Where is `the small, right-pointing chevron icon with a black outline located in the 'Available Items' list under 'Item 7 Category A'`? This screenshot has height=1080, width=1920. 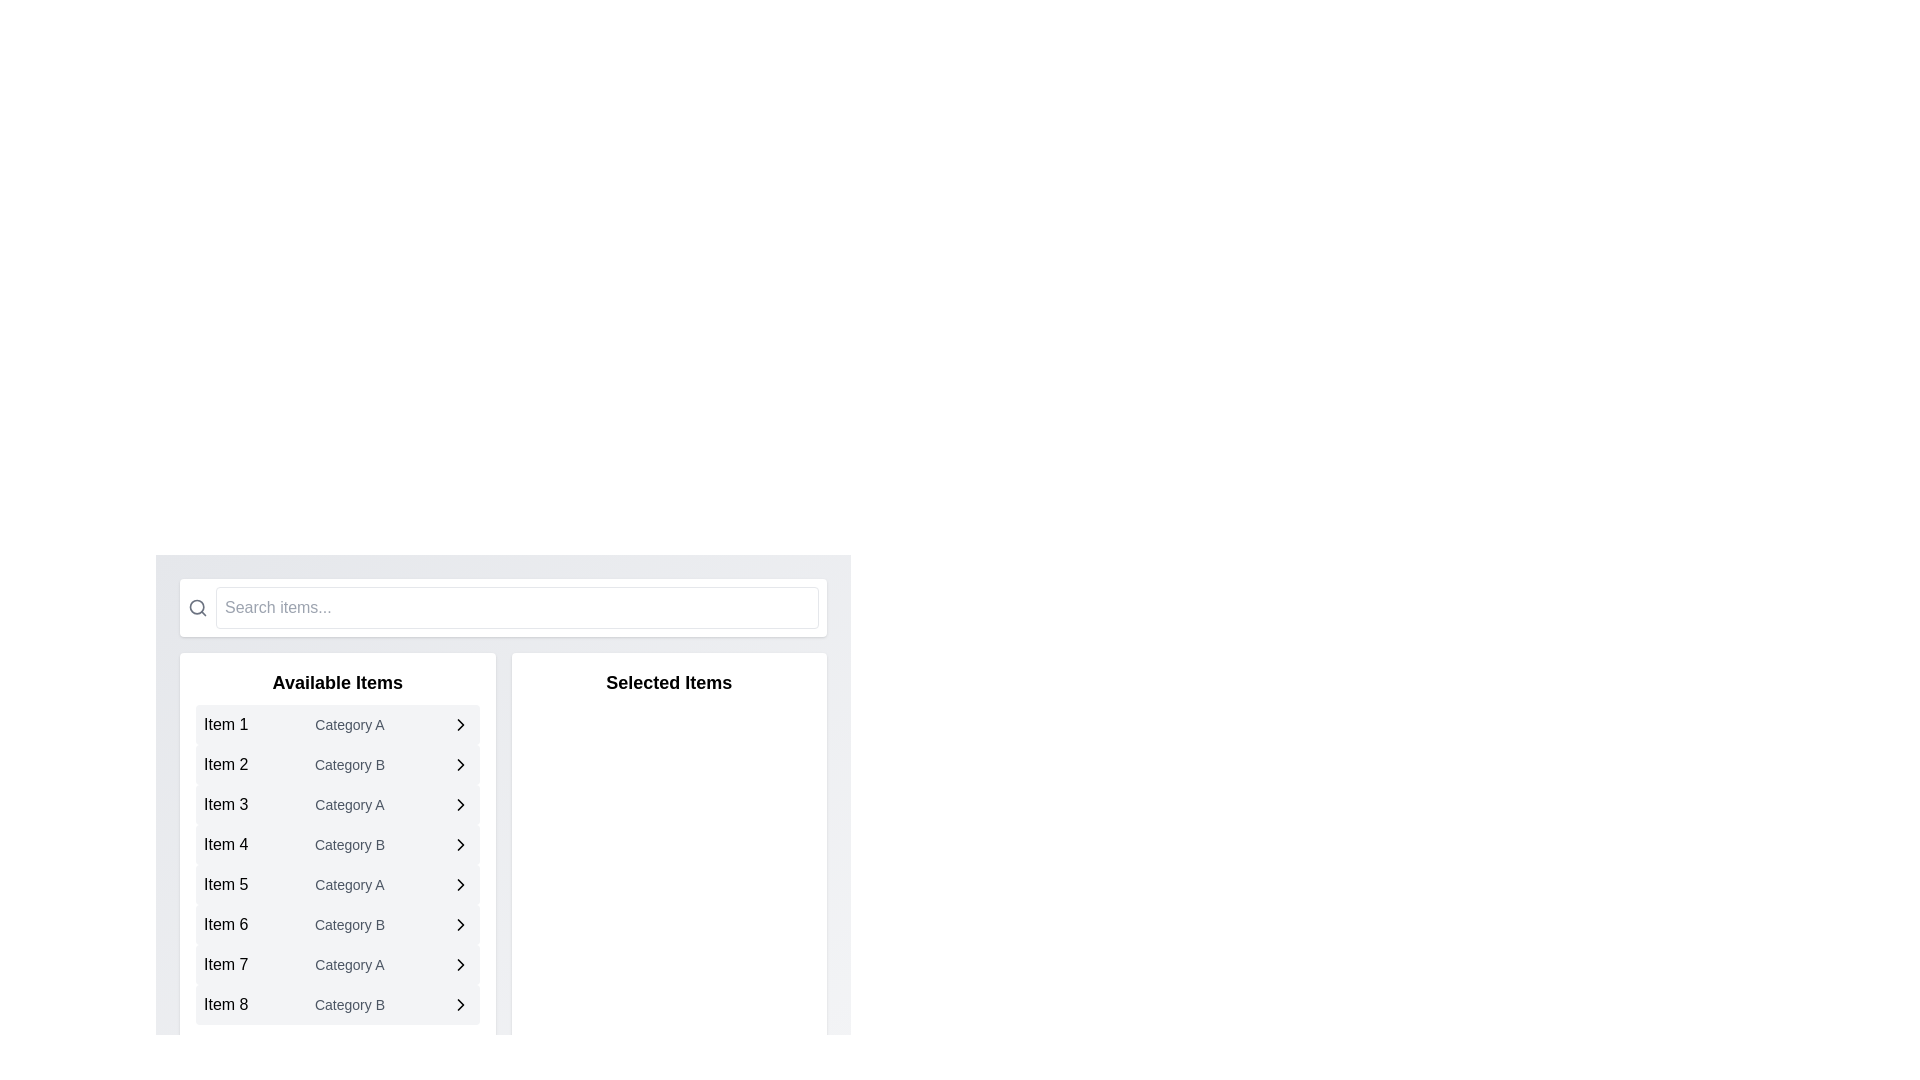
the small, right-pointing chevron icon with a black outline located in the 'Available Items' list under 'Item 7 Category A' is located at coordinates (460, 963).